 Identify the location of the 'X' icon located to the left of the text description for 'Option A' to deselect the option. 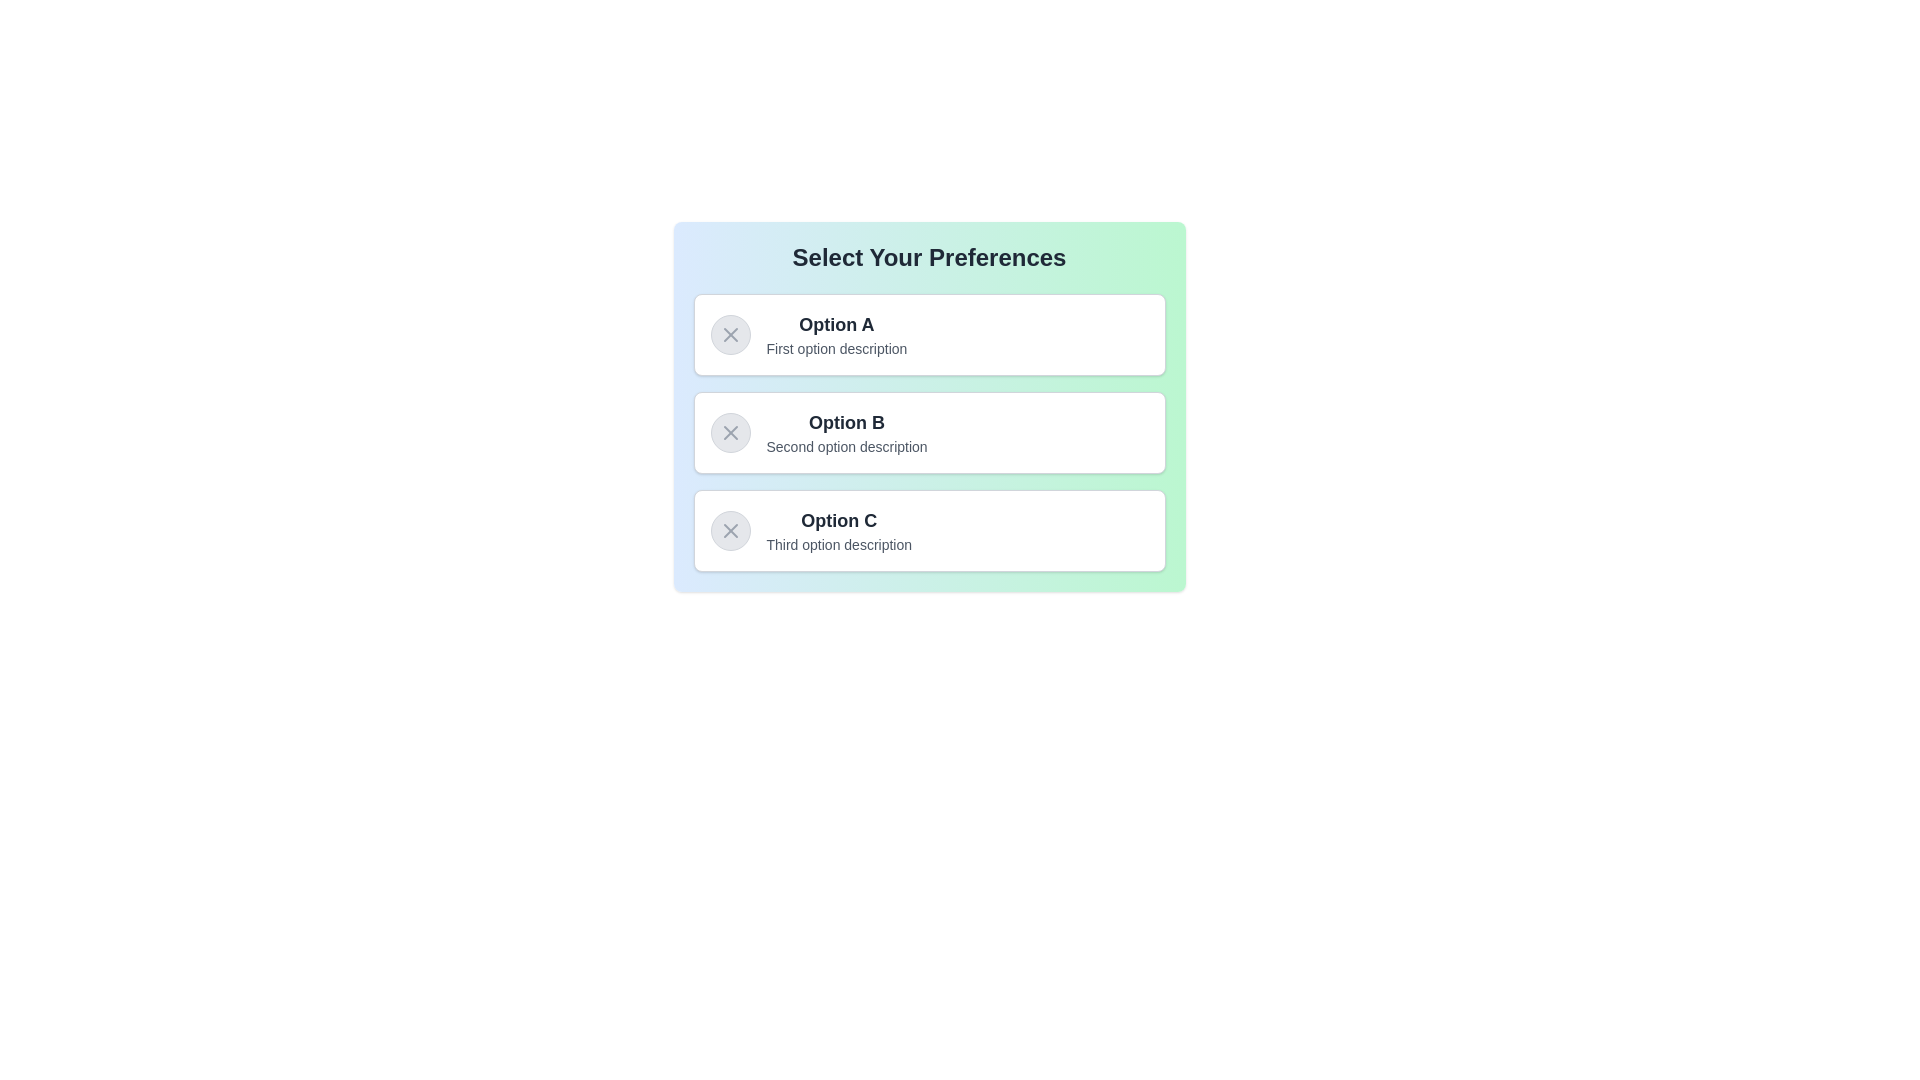
(729, 334).